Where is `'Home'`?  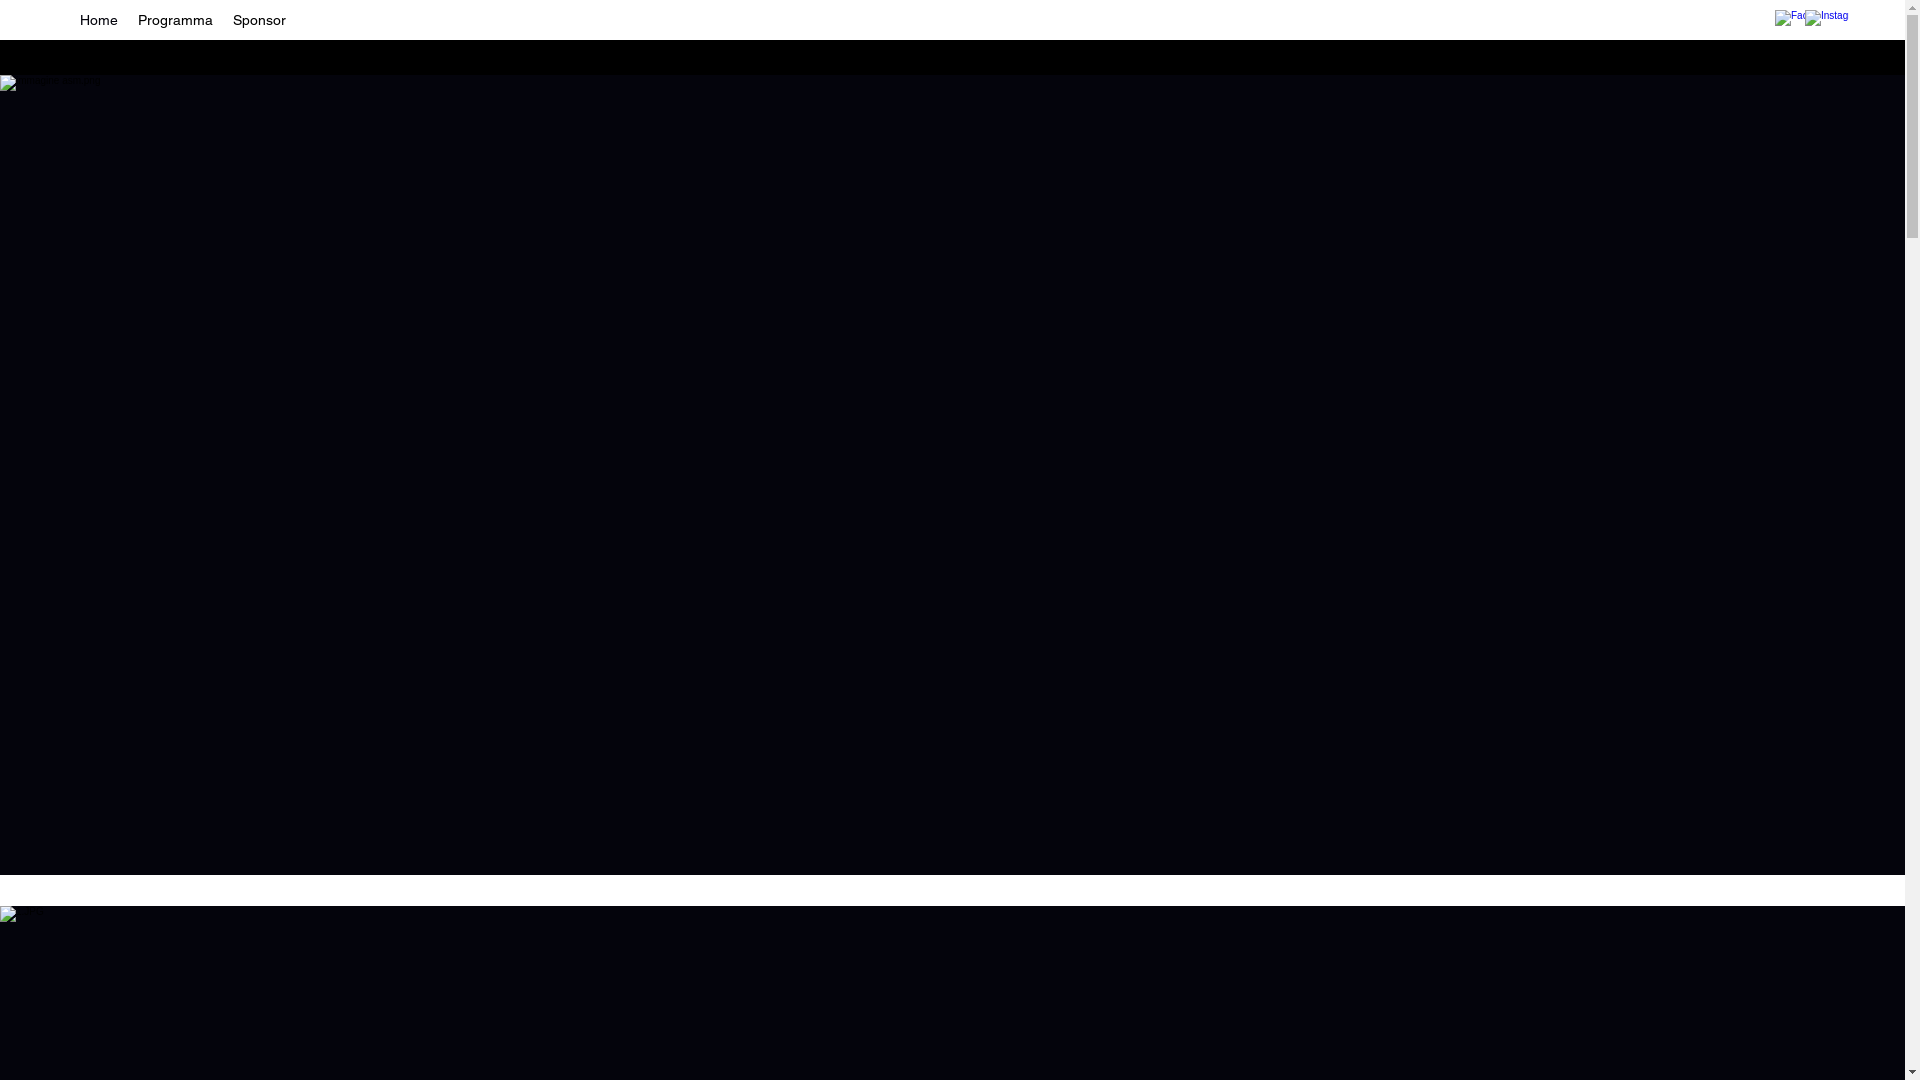 'Home' is located at coordinates (70, 19).